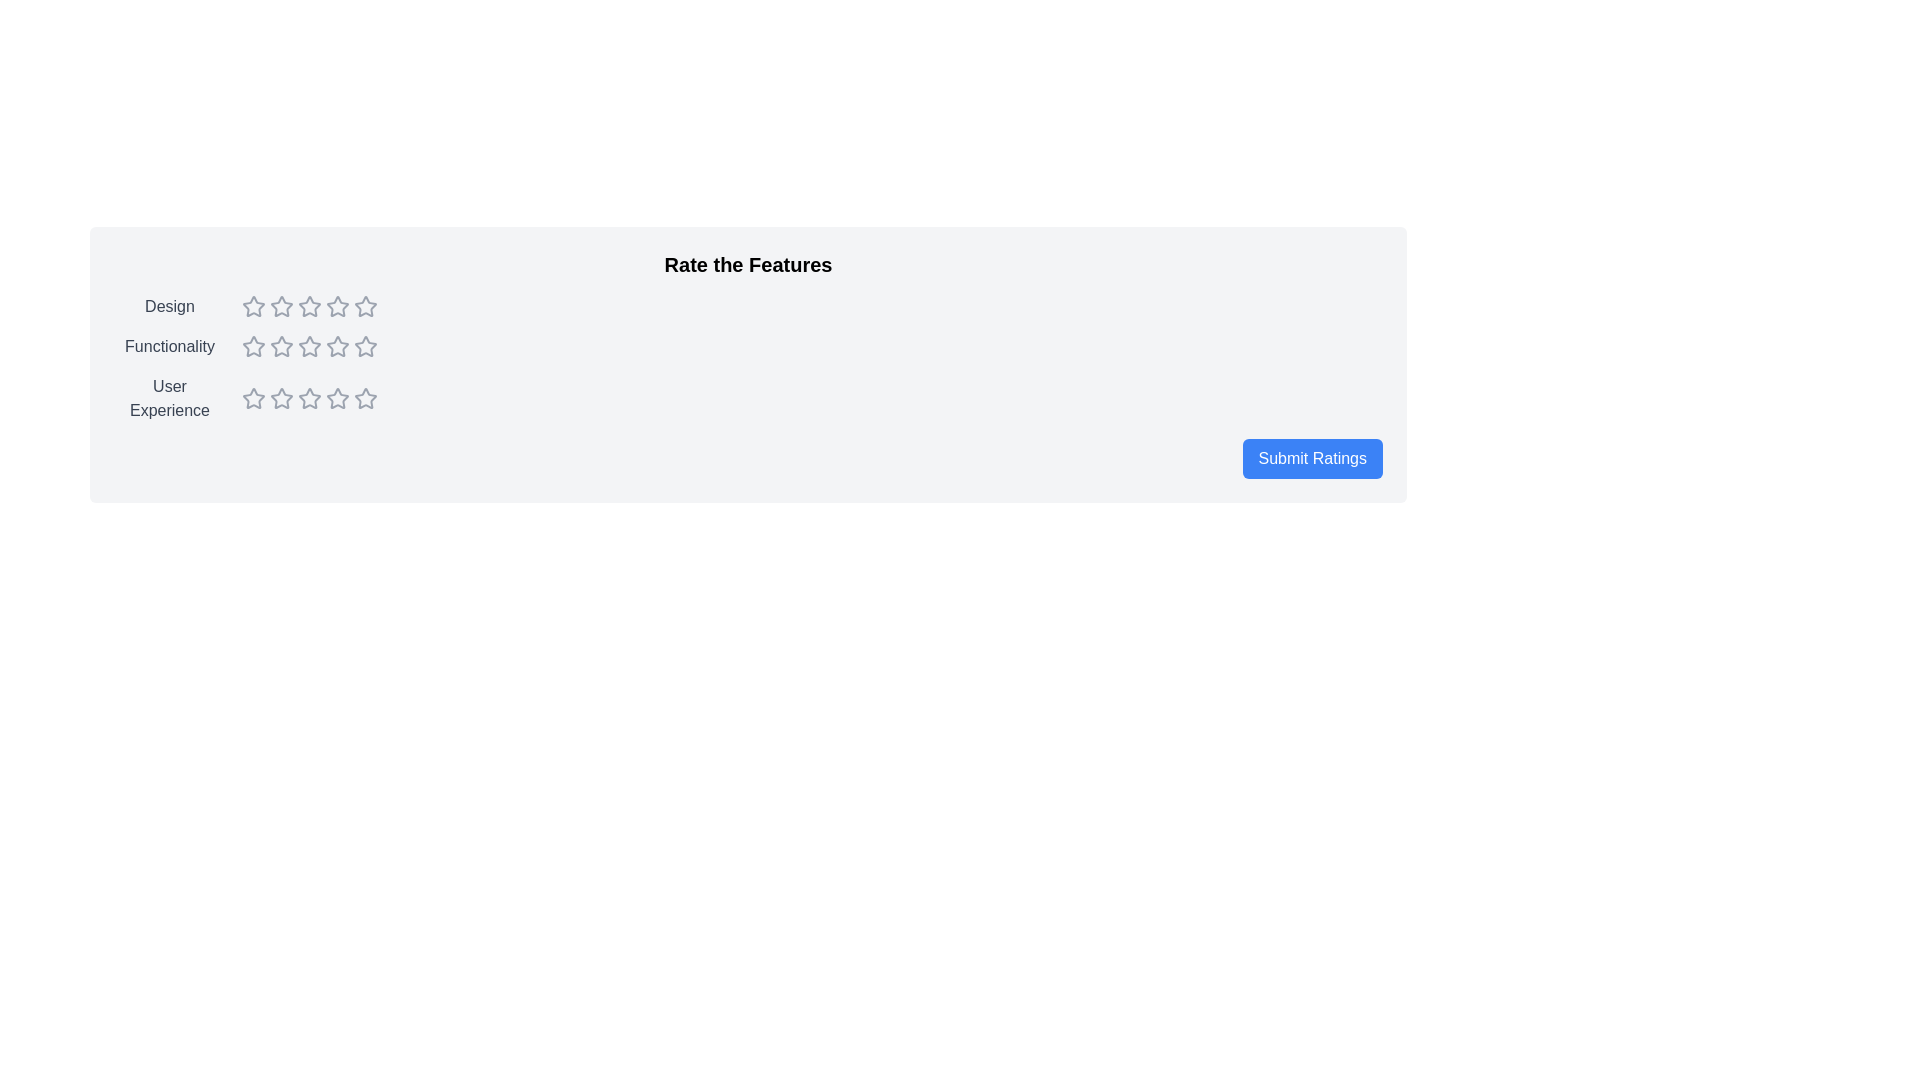  Describe the element at coordinates (309, 398) in the screenshot. I see `the second star in the 'User Experience' rating component to provide feedback` at that location.